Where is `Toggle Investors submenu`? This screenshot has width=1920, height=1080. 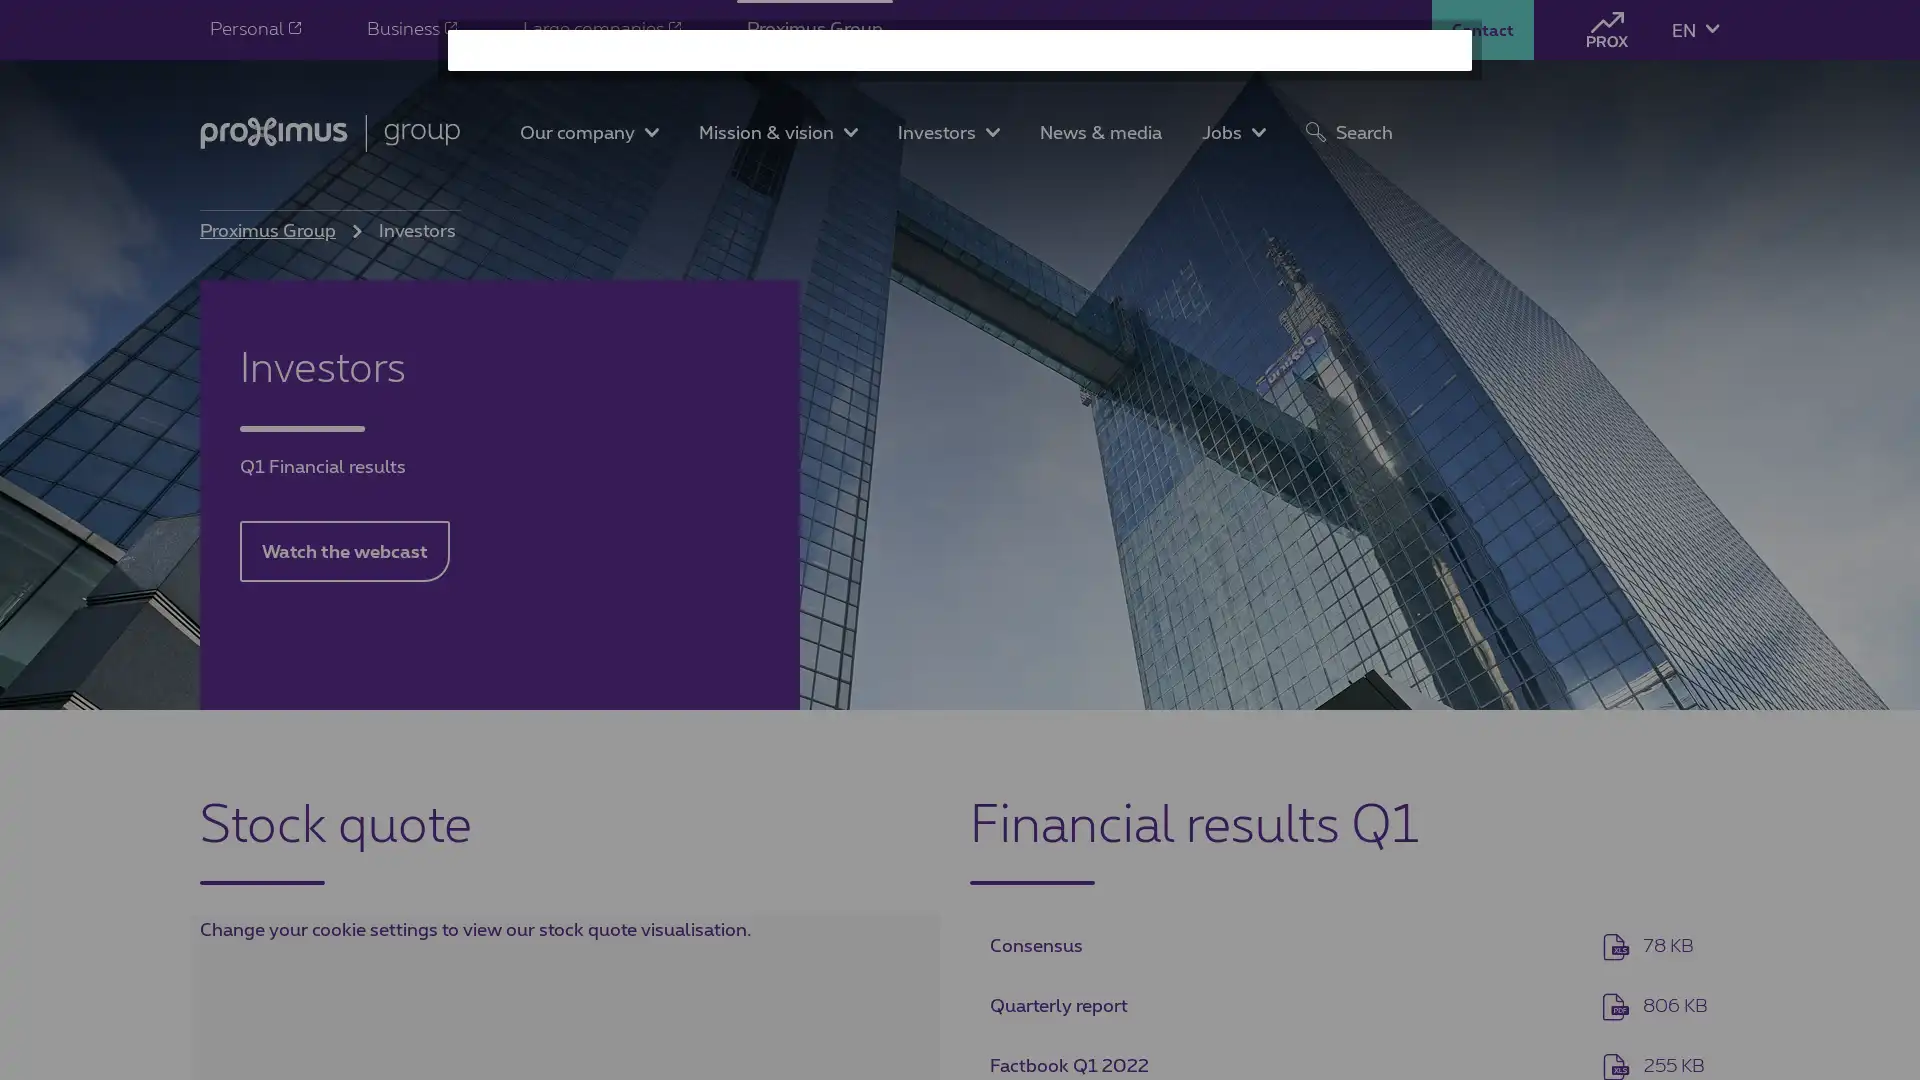 Toggle Investors submenu is located at coordinates (948, 132).